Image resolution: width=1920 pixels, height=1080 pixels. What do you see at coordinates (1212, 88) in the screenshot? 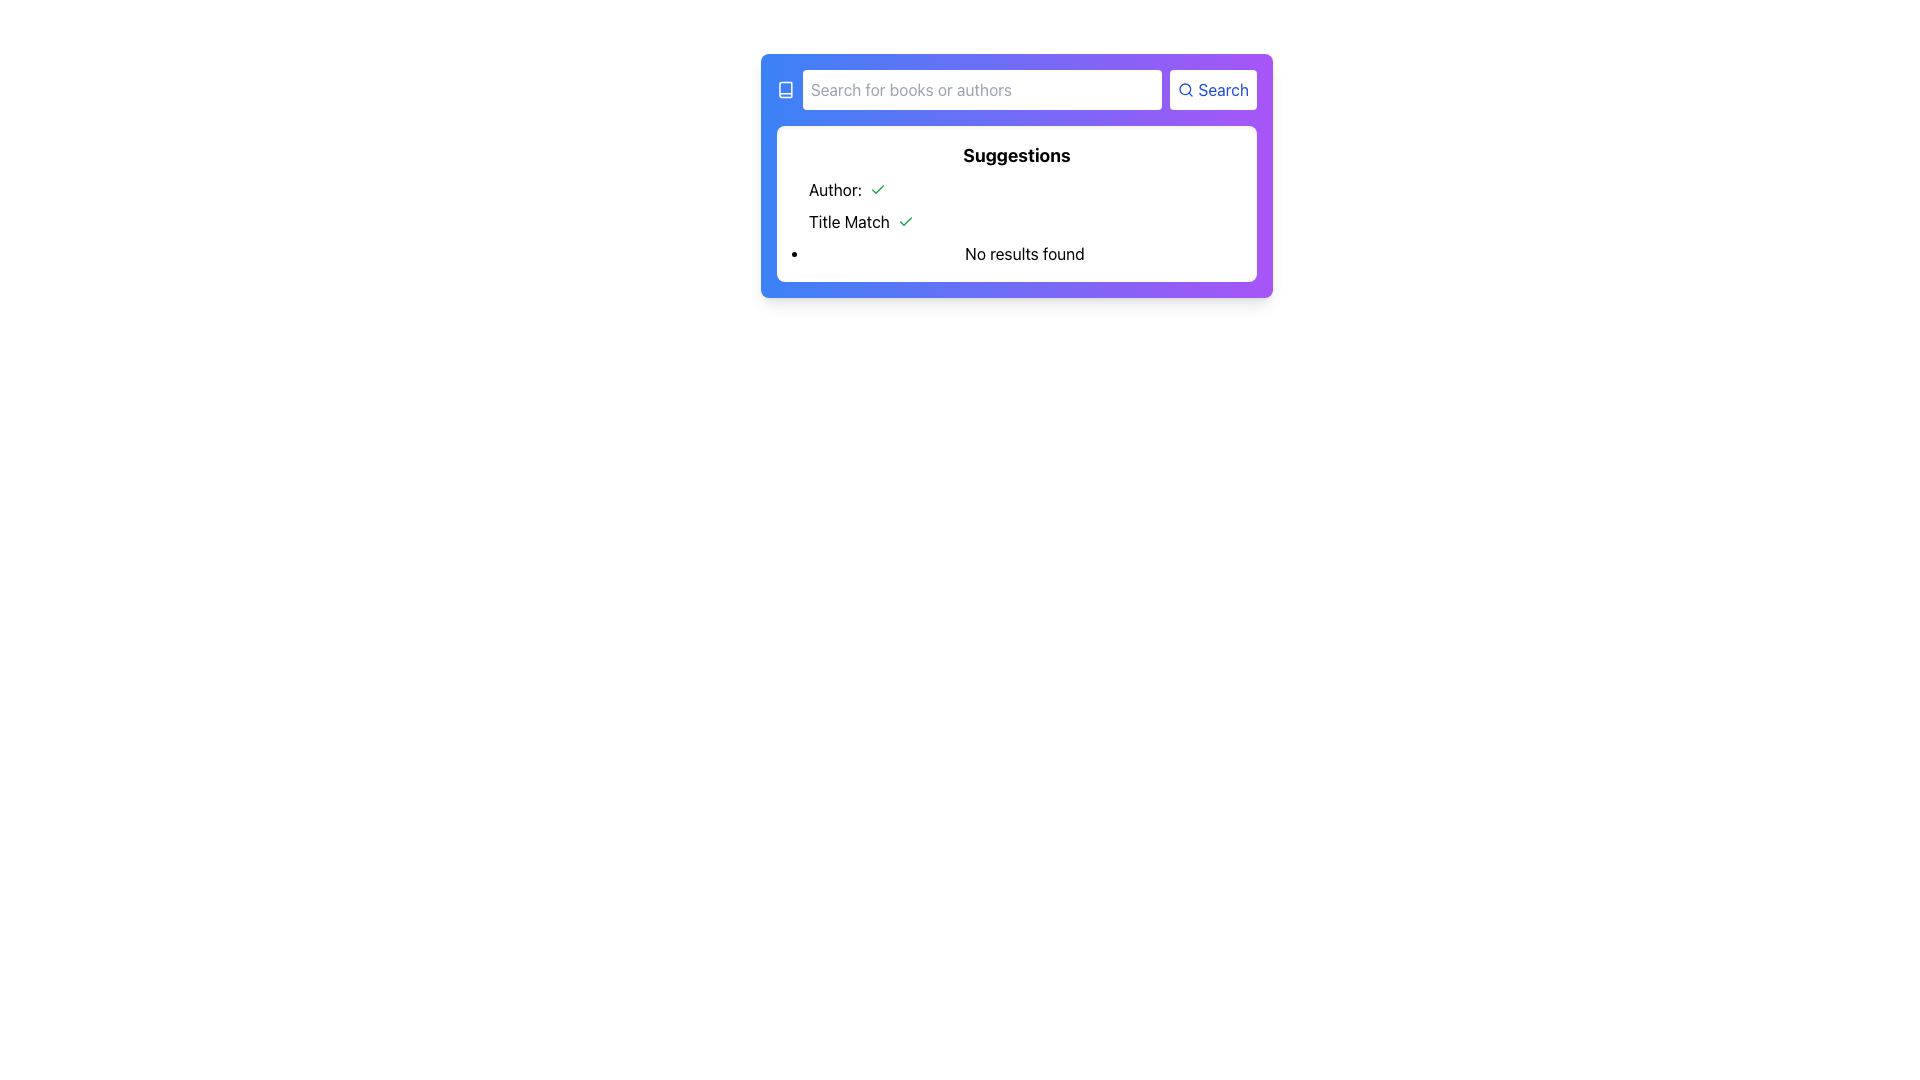
I see `the 'Search' button, which is a rectangular button with a white background and blue text, located immediately to the right of a text input field` at bounding box center [1212, 88].